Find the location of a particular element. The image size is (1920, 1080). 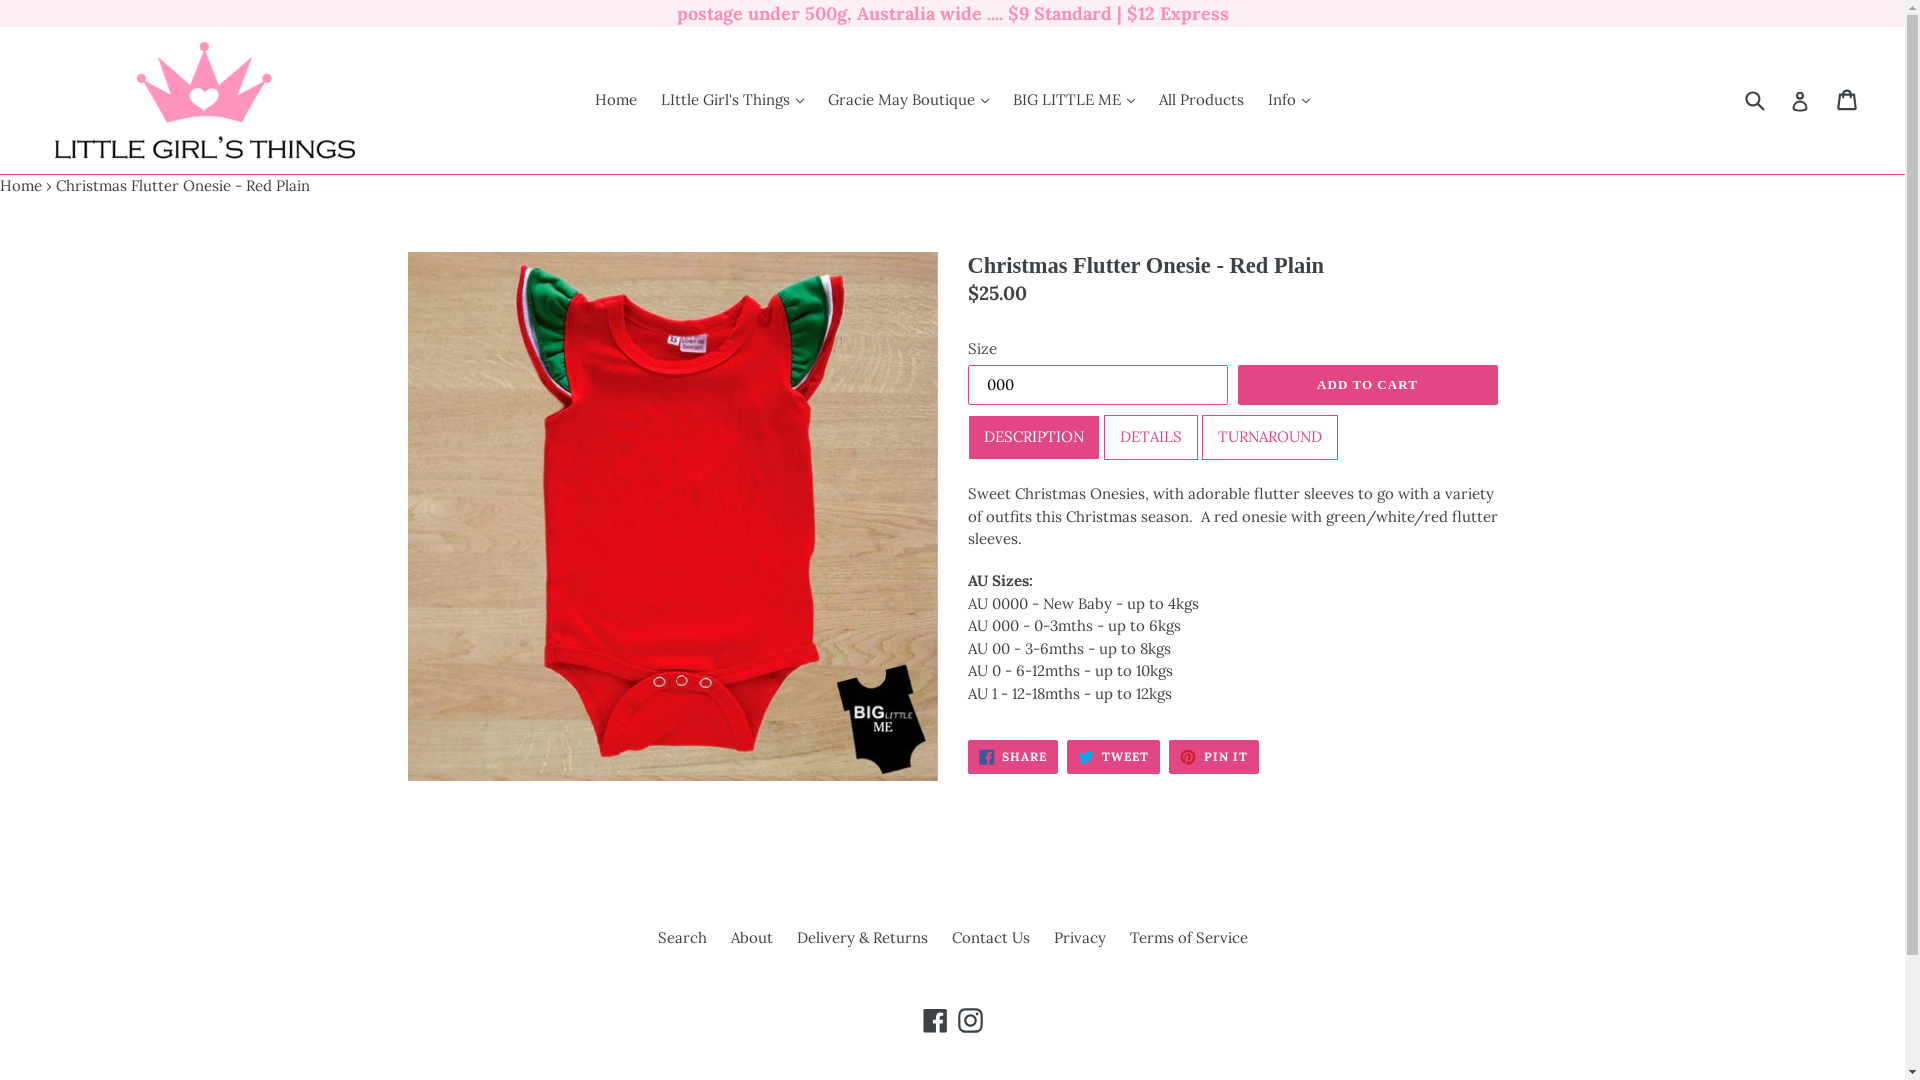

'Delivery & Returns' is located at coordinates (795, 937).